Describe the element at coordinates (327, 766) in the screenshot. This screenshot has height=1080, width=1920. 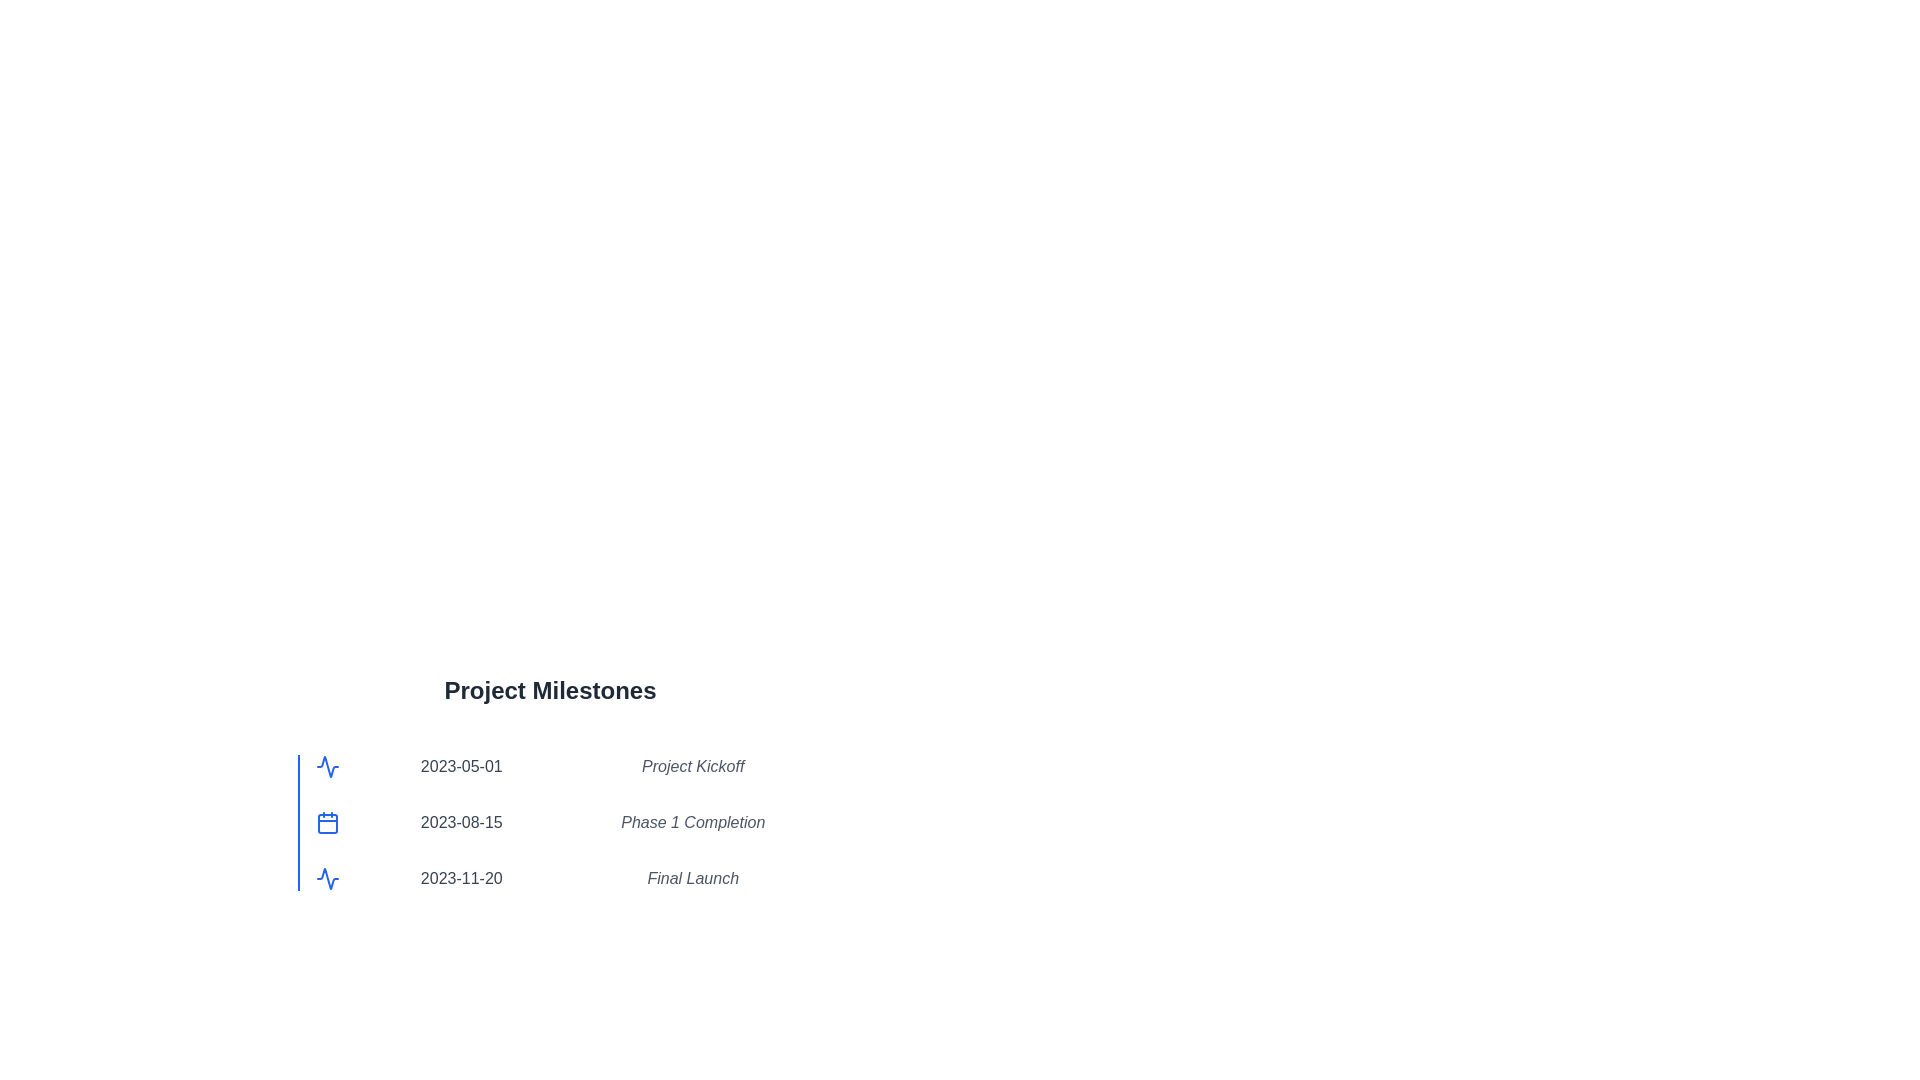
I see `small, blue zigzag icon that precedes the text '2023-05-01' and 'Project Kickoff' in the milestone list` at that location.